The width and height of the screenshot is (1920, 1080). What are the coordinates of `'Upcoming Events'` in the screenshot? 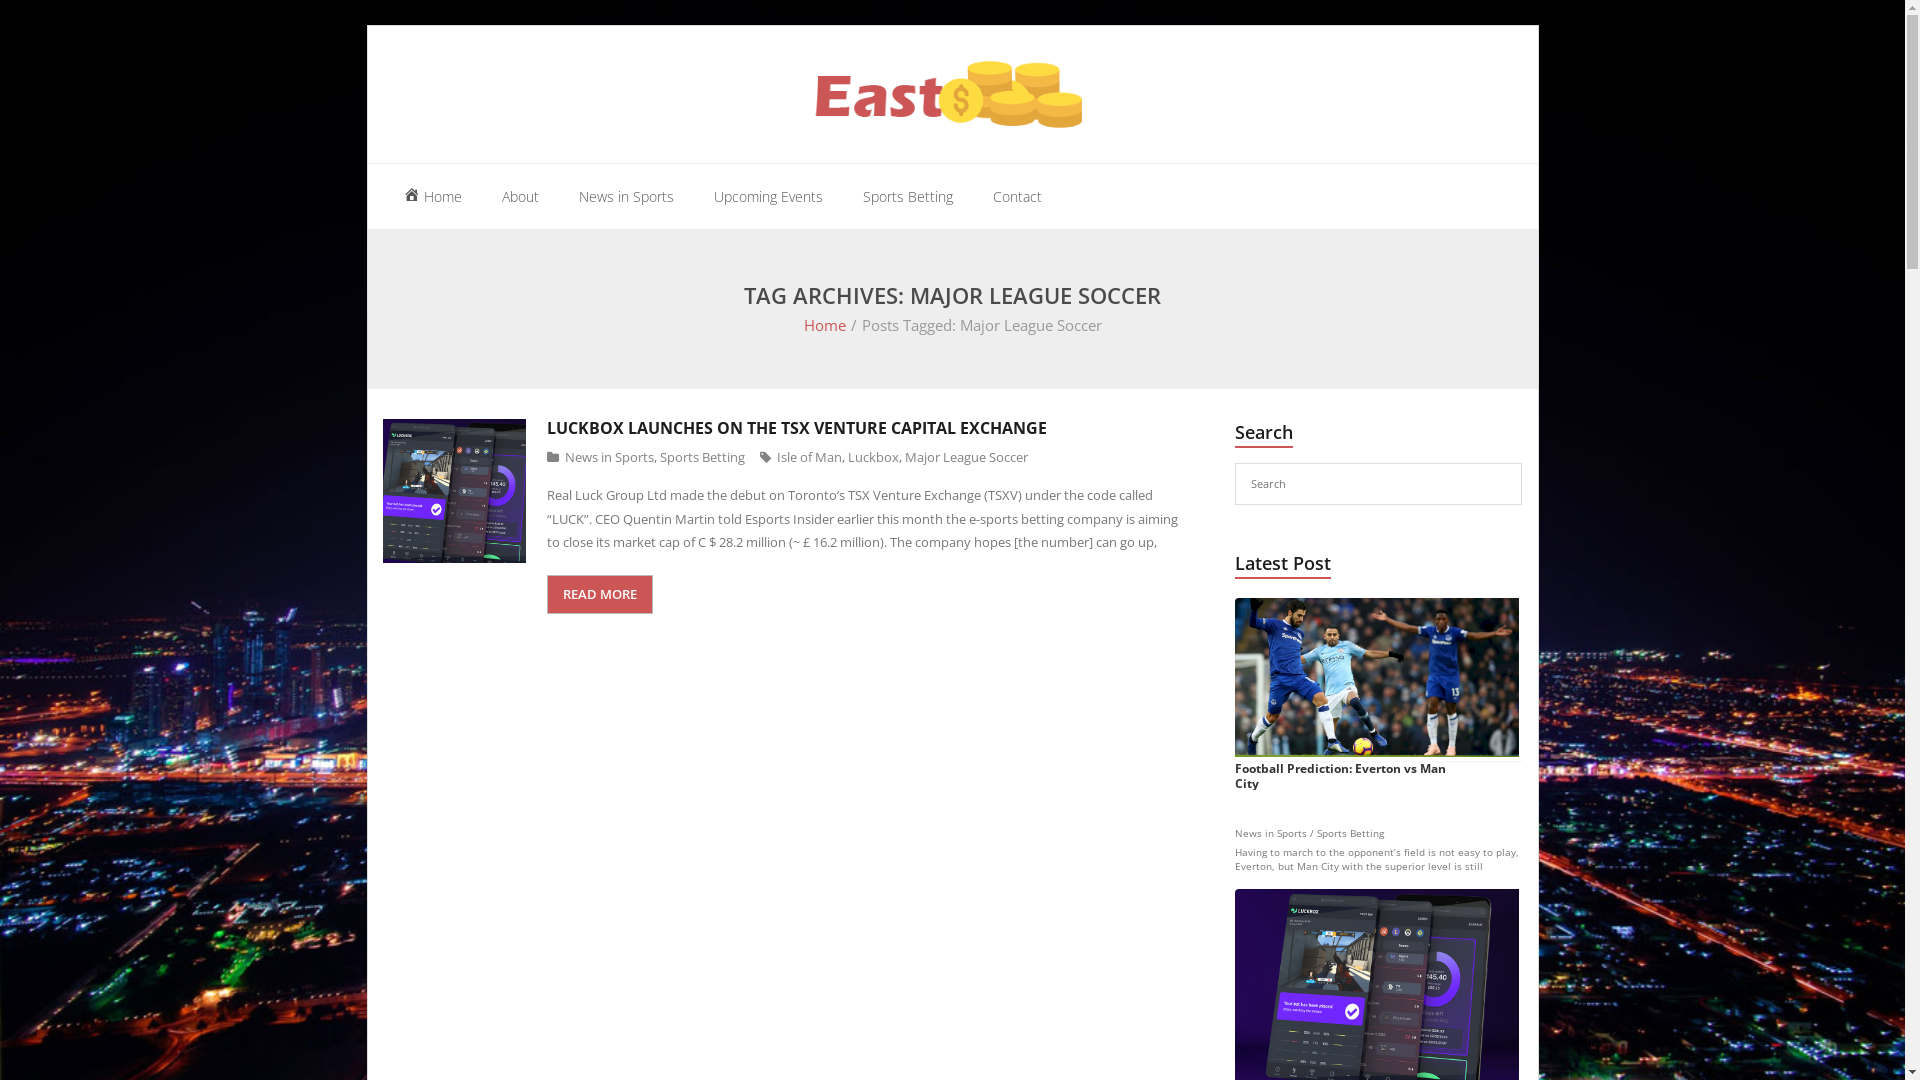 It's located at (767, 196).